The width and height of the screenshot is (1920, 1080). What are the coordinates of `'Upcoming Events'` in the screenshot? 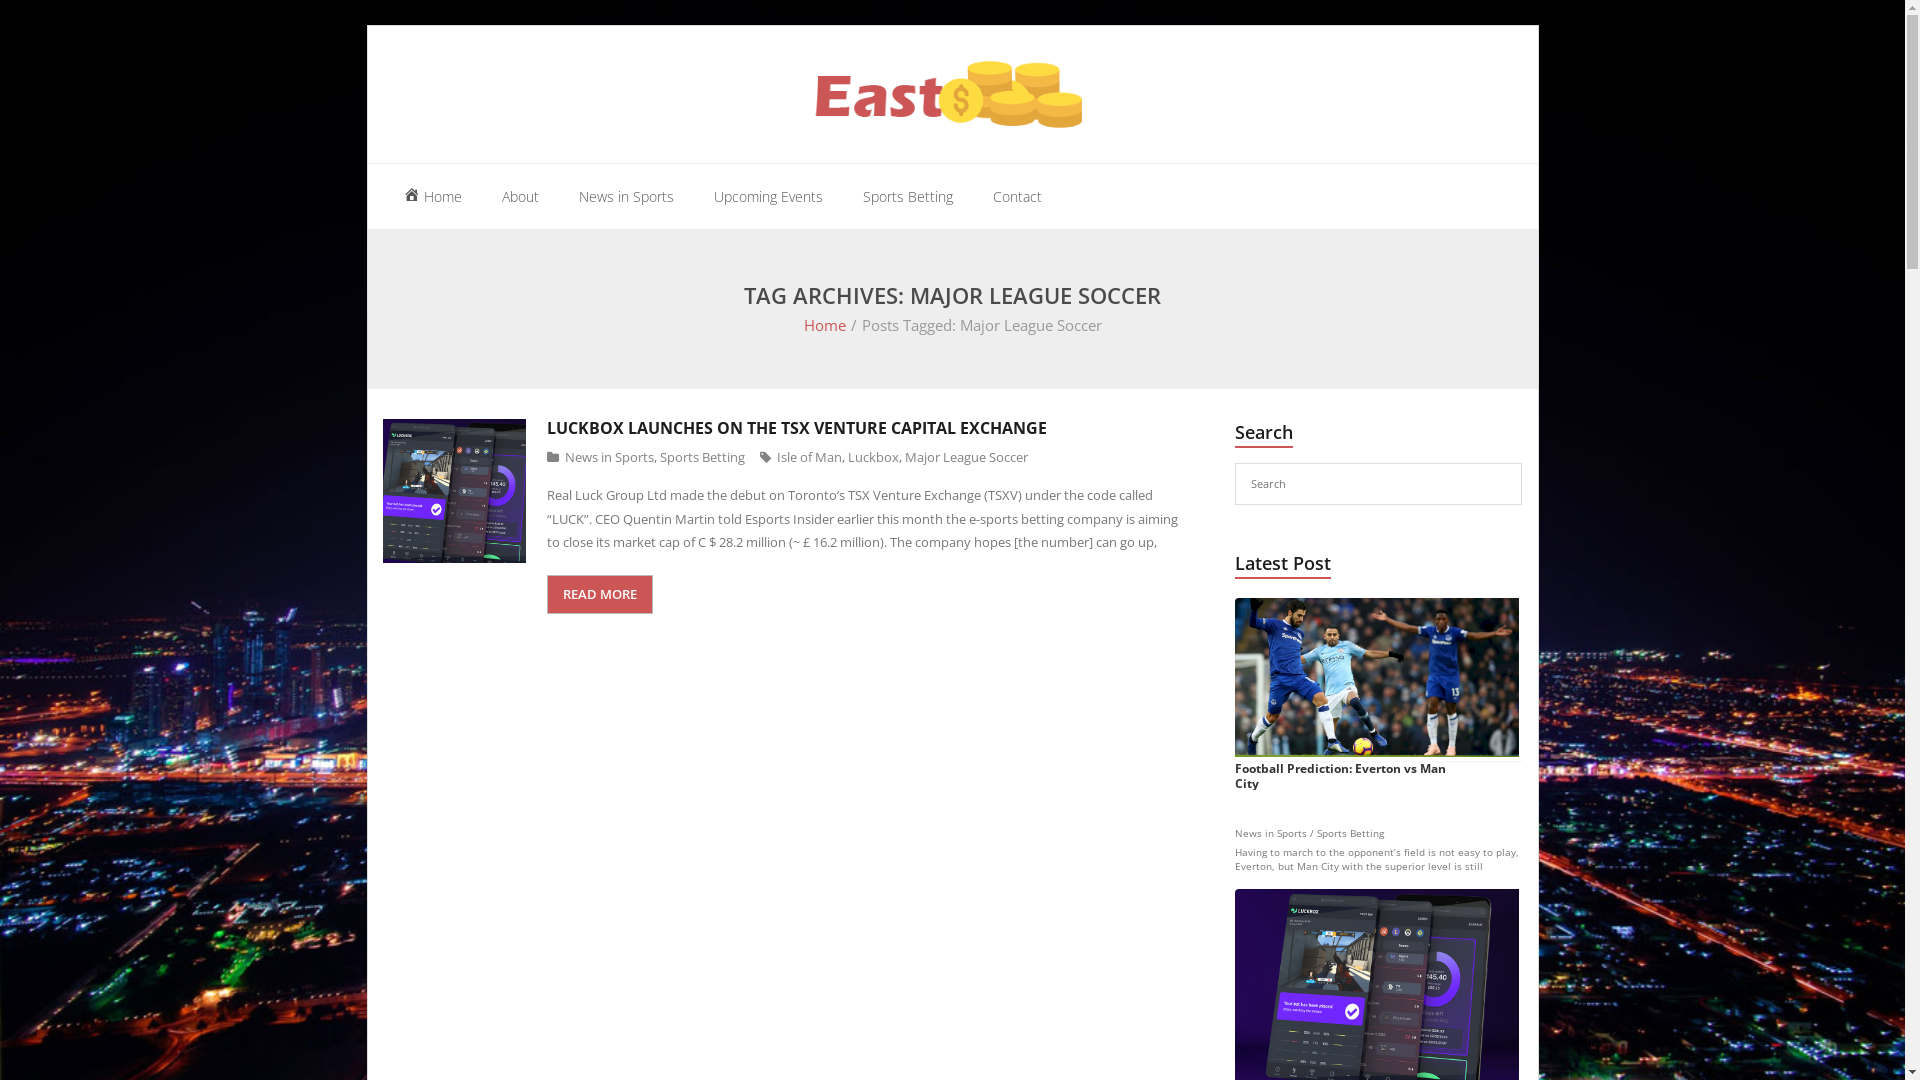 It's located at (767, 196).